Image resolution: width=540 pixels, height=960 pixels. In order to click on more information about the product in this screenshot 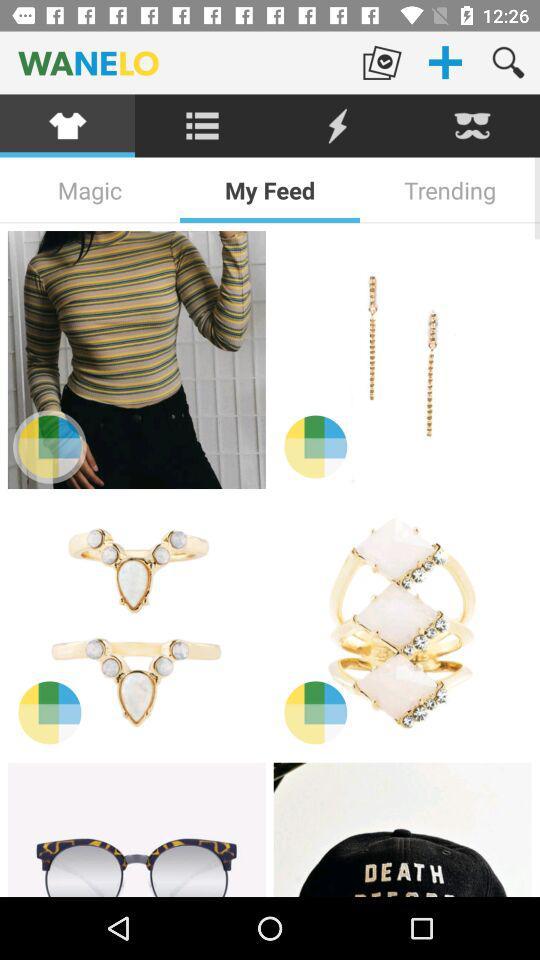, I will do `click(49, 446)`.